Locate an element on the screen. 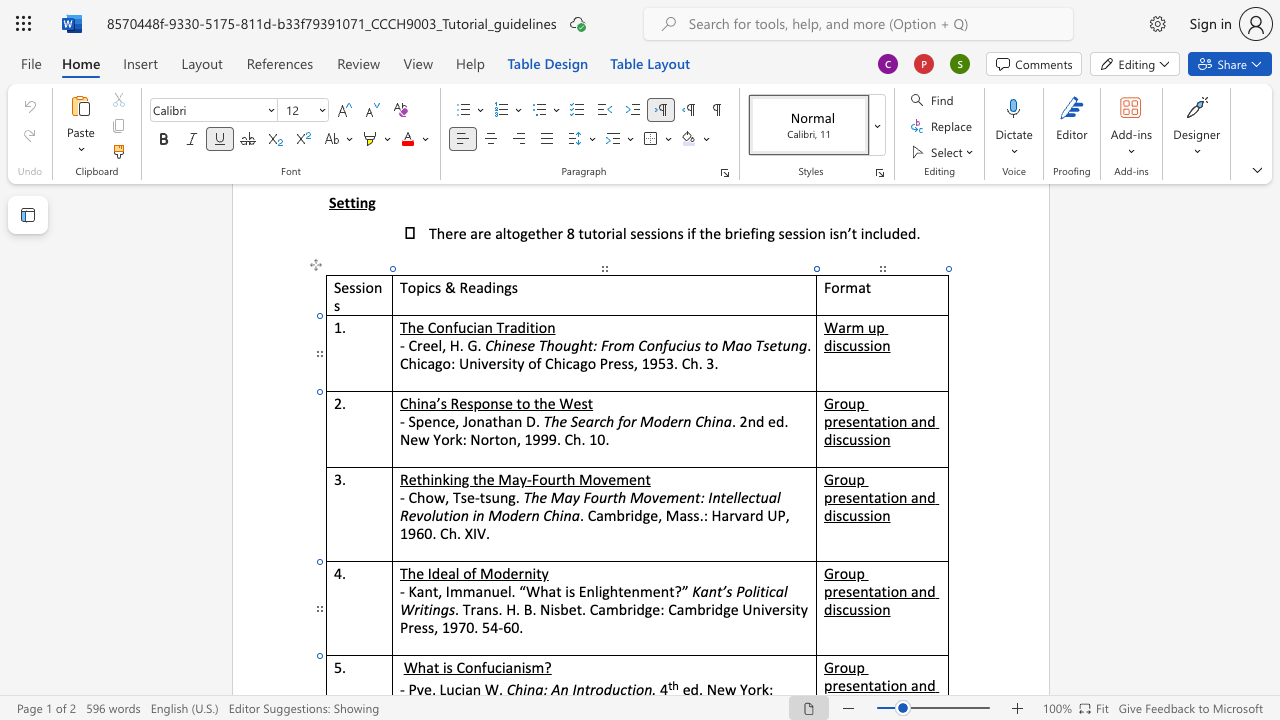  the space between the continuous character "t" and "o" in the text is located at coordinates (500, 438).